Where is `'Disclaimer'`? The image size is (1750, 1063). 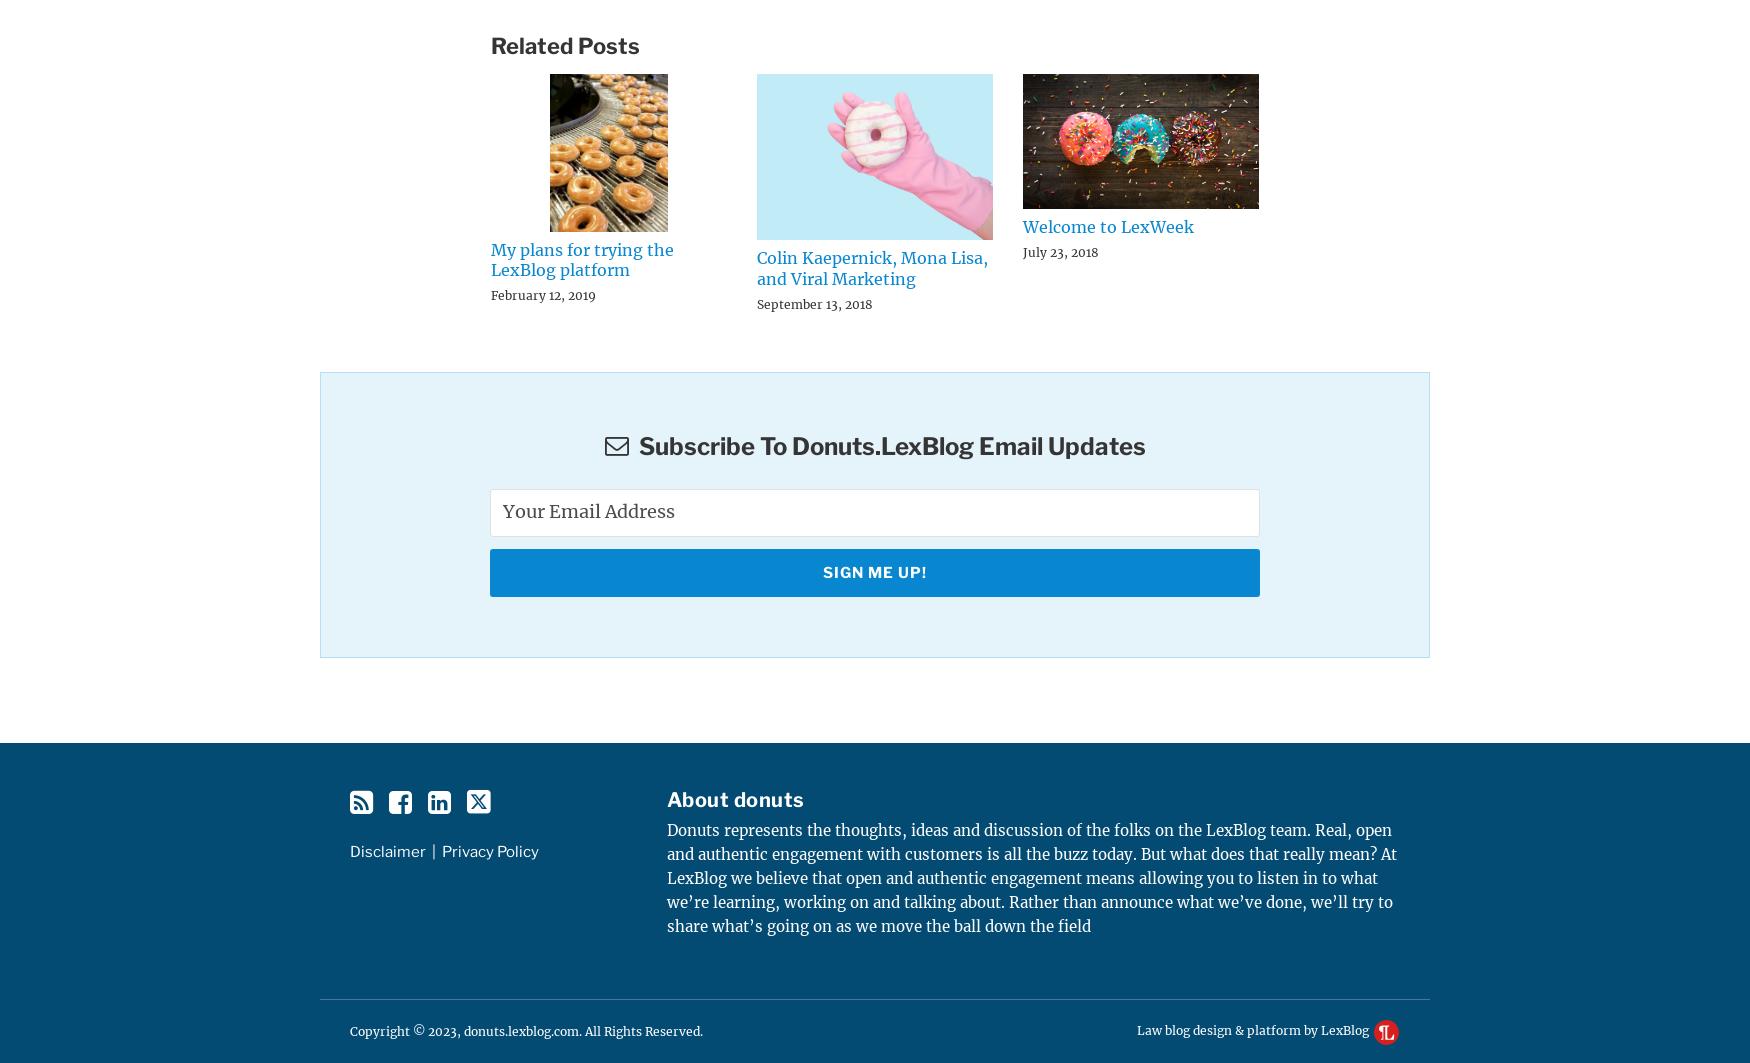
'Disclaimer' is located at coordinates (386, 850).